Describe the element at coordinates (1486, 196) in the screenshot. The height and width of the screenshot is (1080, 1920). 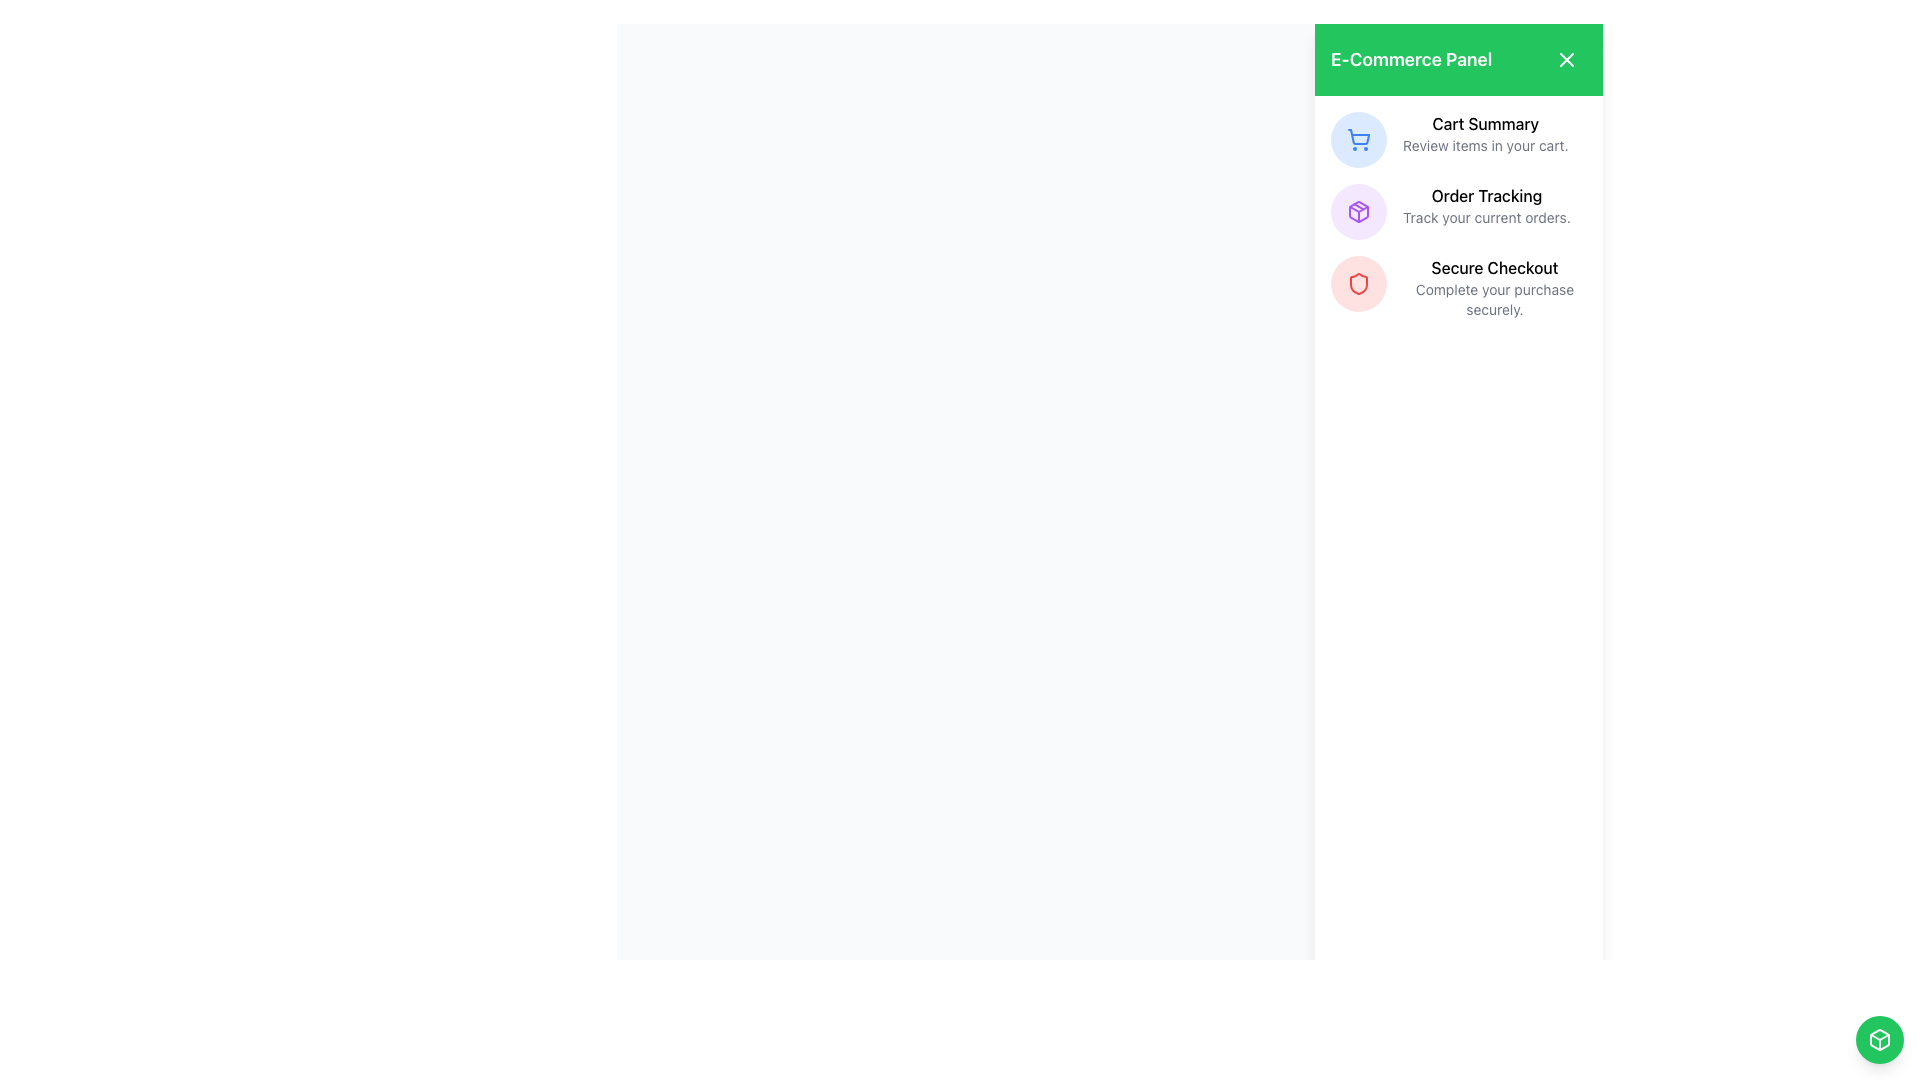
I see `the 'Order Tracking' text label, which serves as a section heading in the sidebar navigation` at that location.